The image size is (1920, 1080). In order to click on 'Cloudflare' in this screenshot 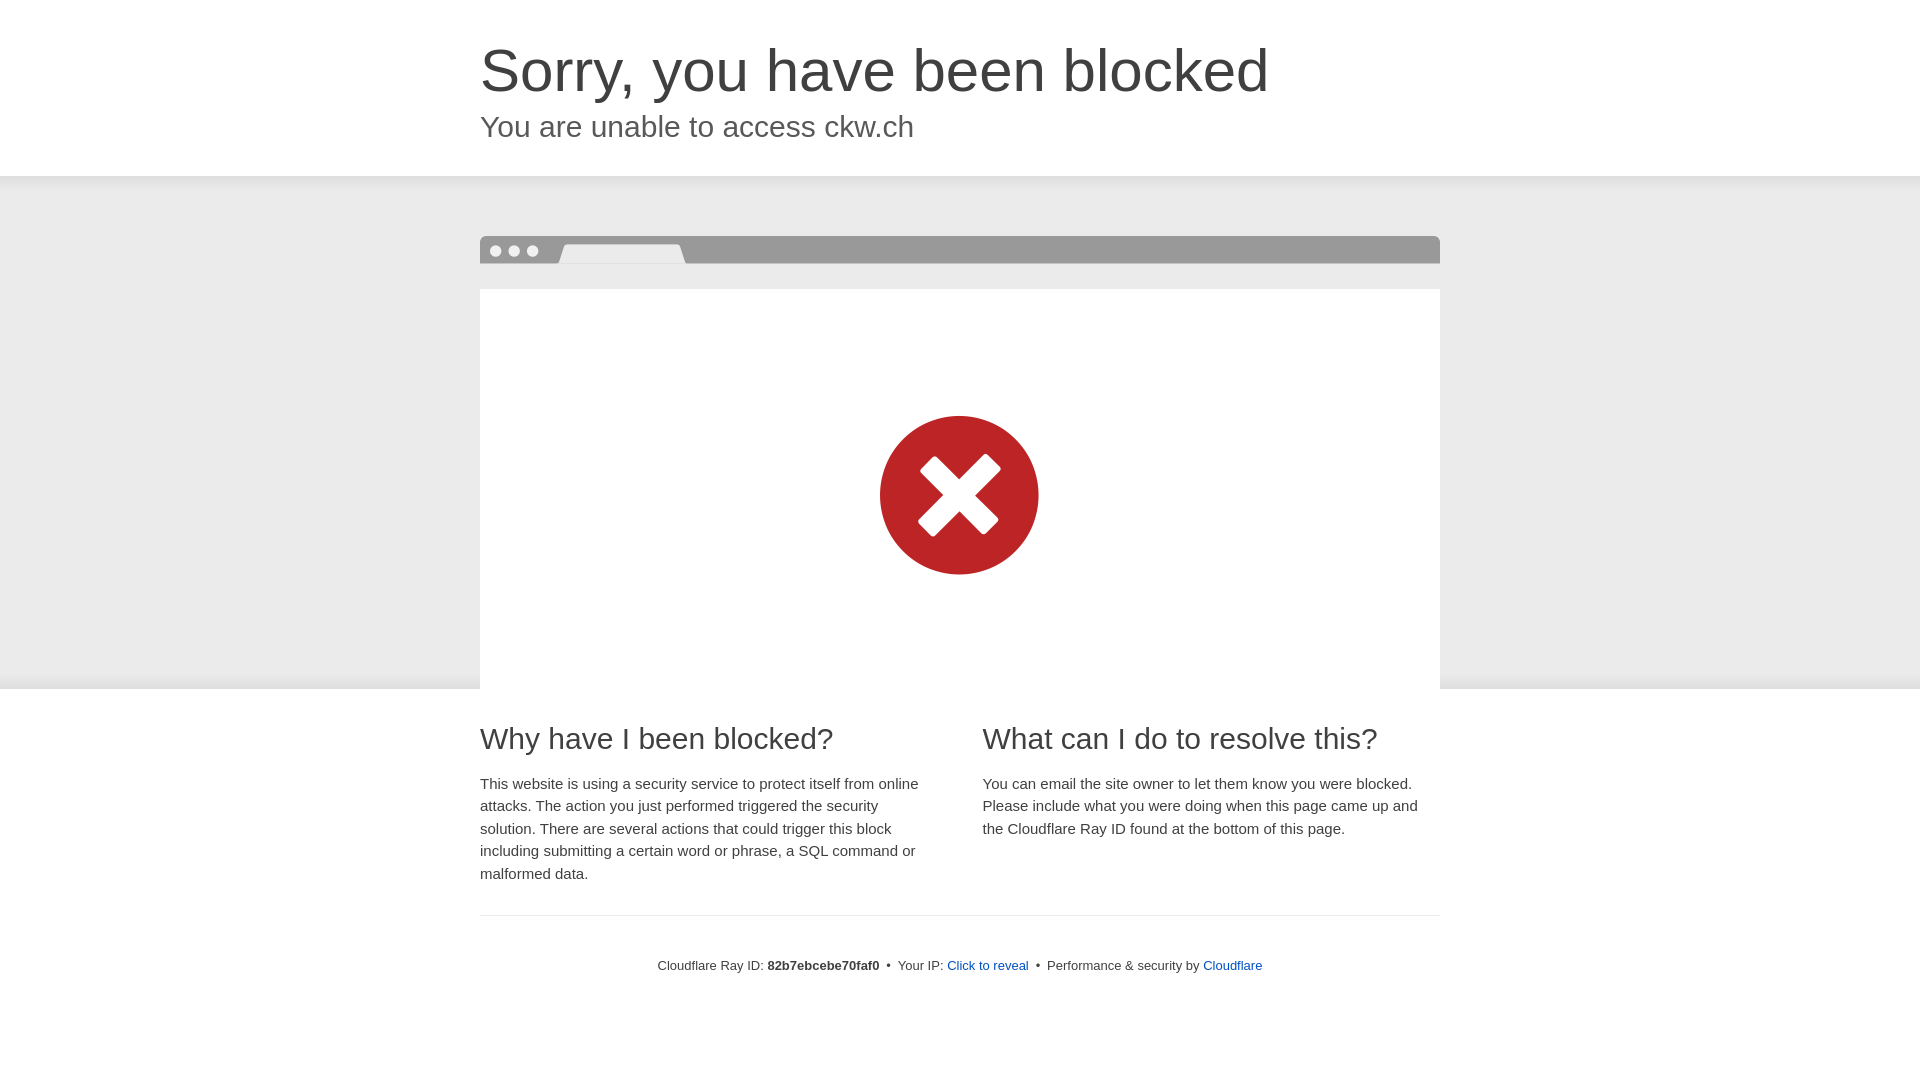, I will do `click(1231, 964)`.